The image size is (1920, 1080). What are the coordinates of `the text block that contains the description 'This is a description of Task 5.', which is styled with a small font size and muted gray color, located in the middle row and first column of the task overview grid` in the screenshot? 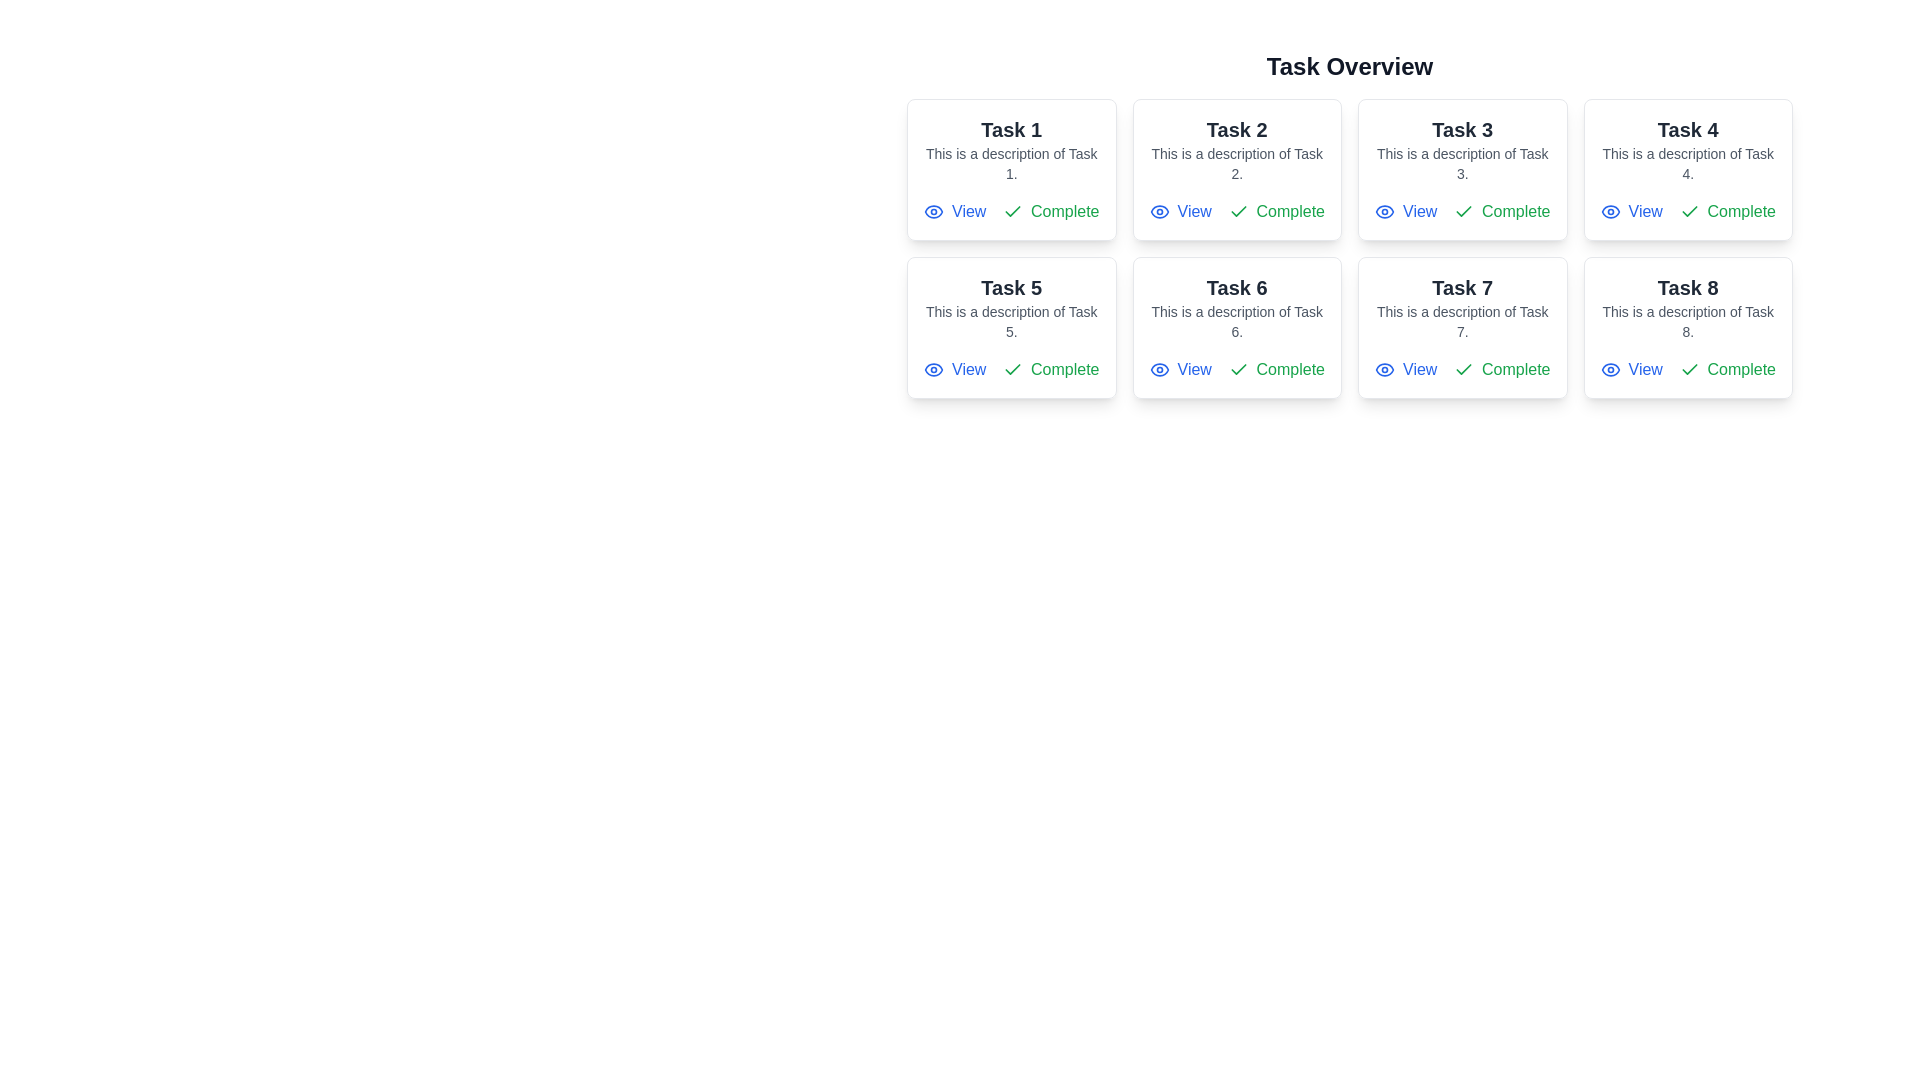 It's located at (1011, 320).